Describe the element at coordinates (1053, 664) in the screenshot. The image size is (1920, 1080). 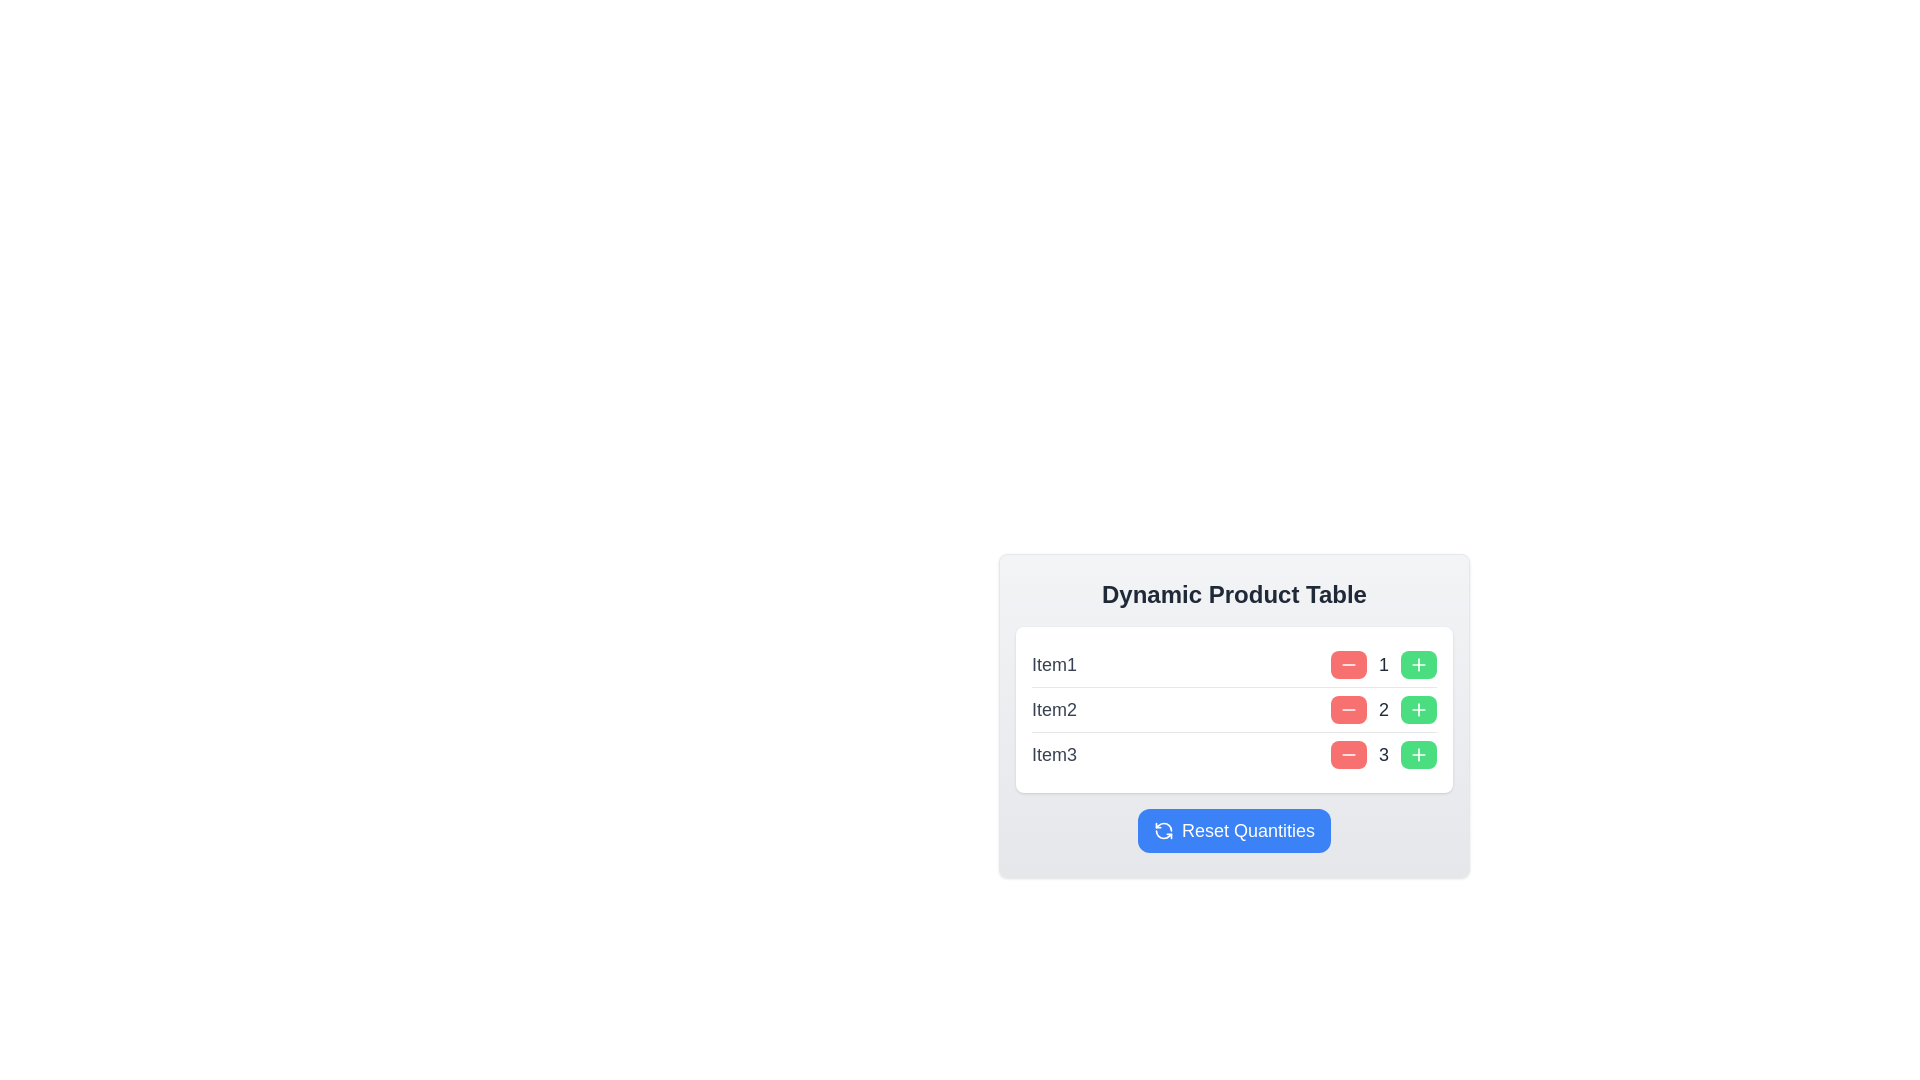
I see `the 'Item1' label, which is styled with a medium-sized, bold gray font and is located in the top row of the 'Dynamic Product Table', aligned with the first column` at that location.